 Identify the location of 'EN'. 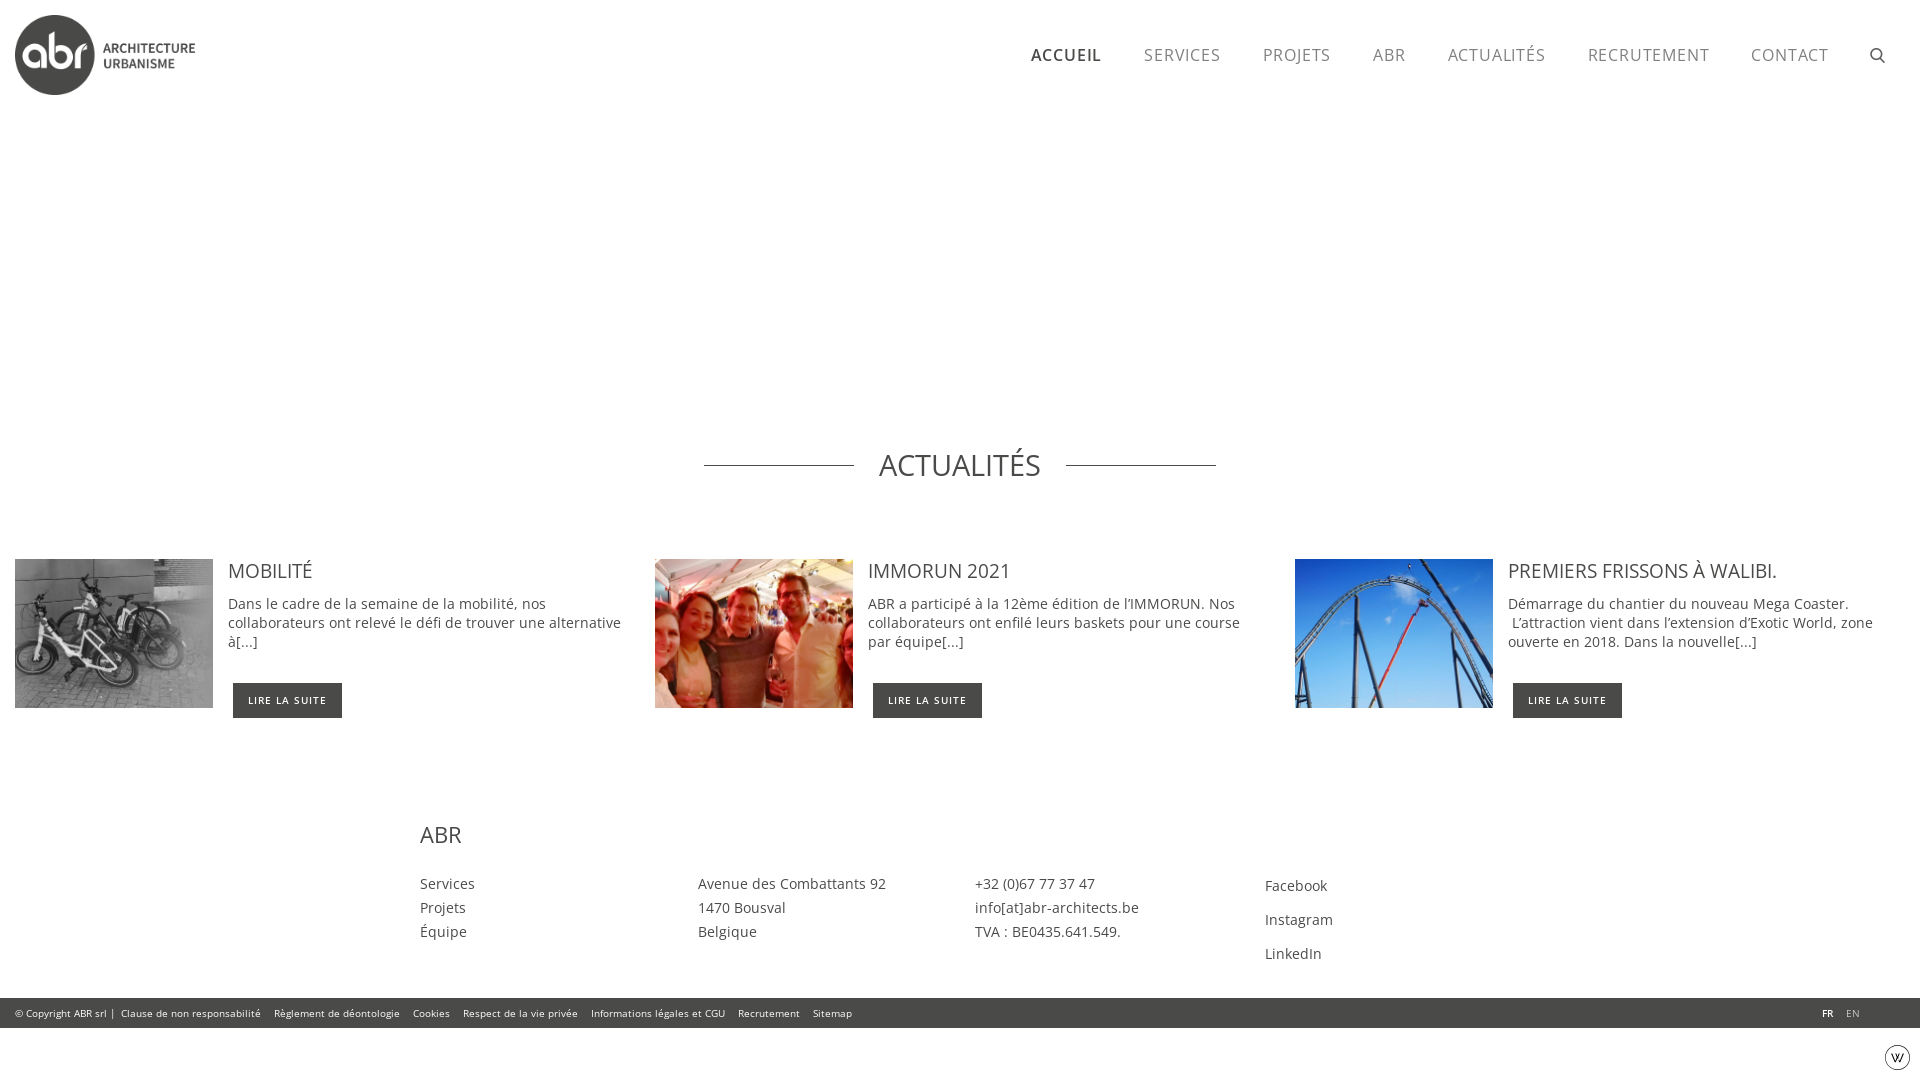
(1851, 1013).